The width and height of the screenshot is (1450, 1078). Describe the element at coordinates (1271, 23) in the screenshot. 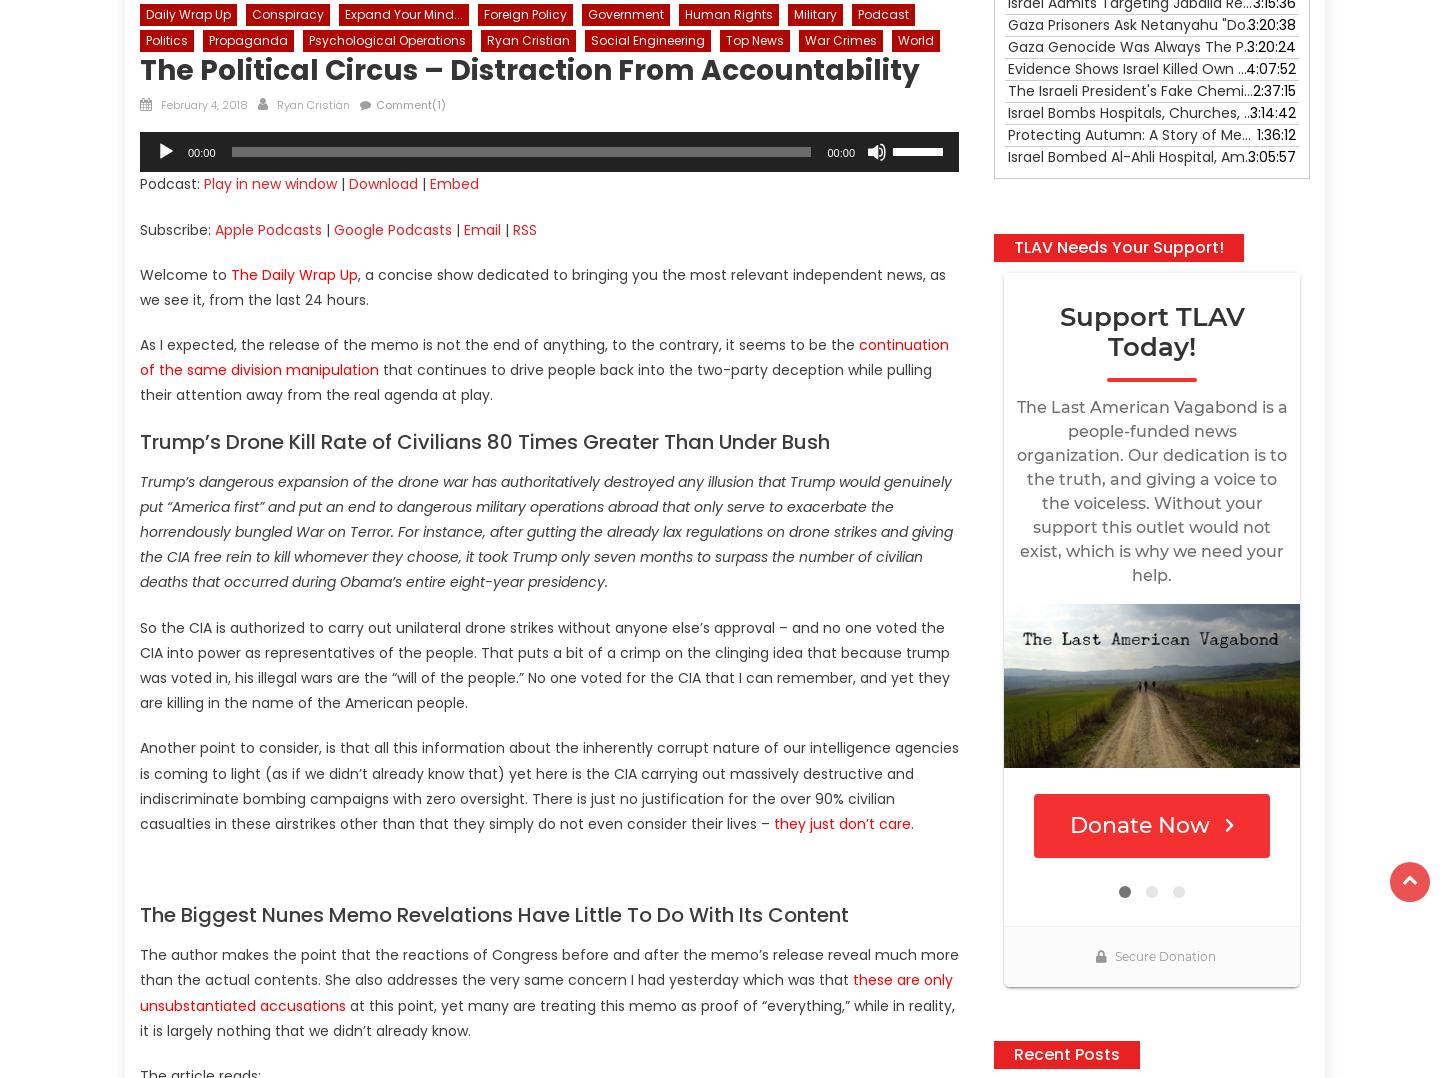

I see `'3:20:38'` at that location.